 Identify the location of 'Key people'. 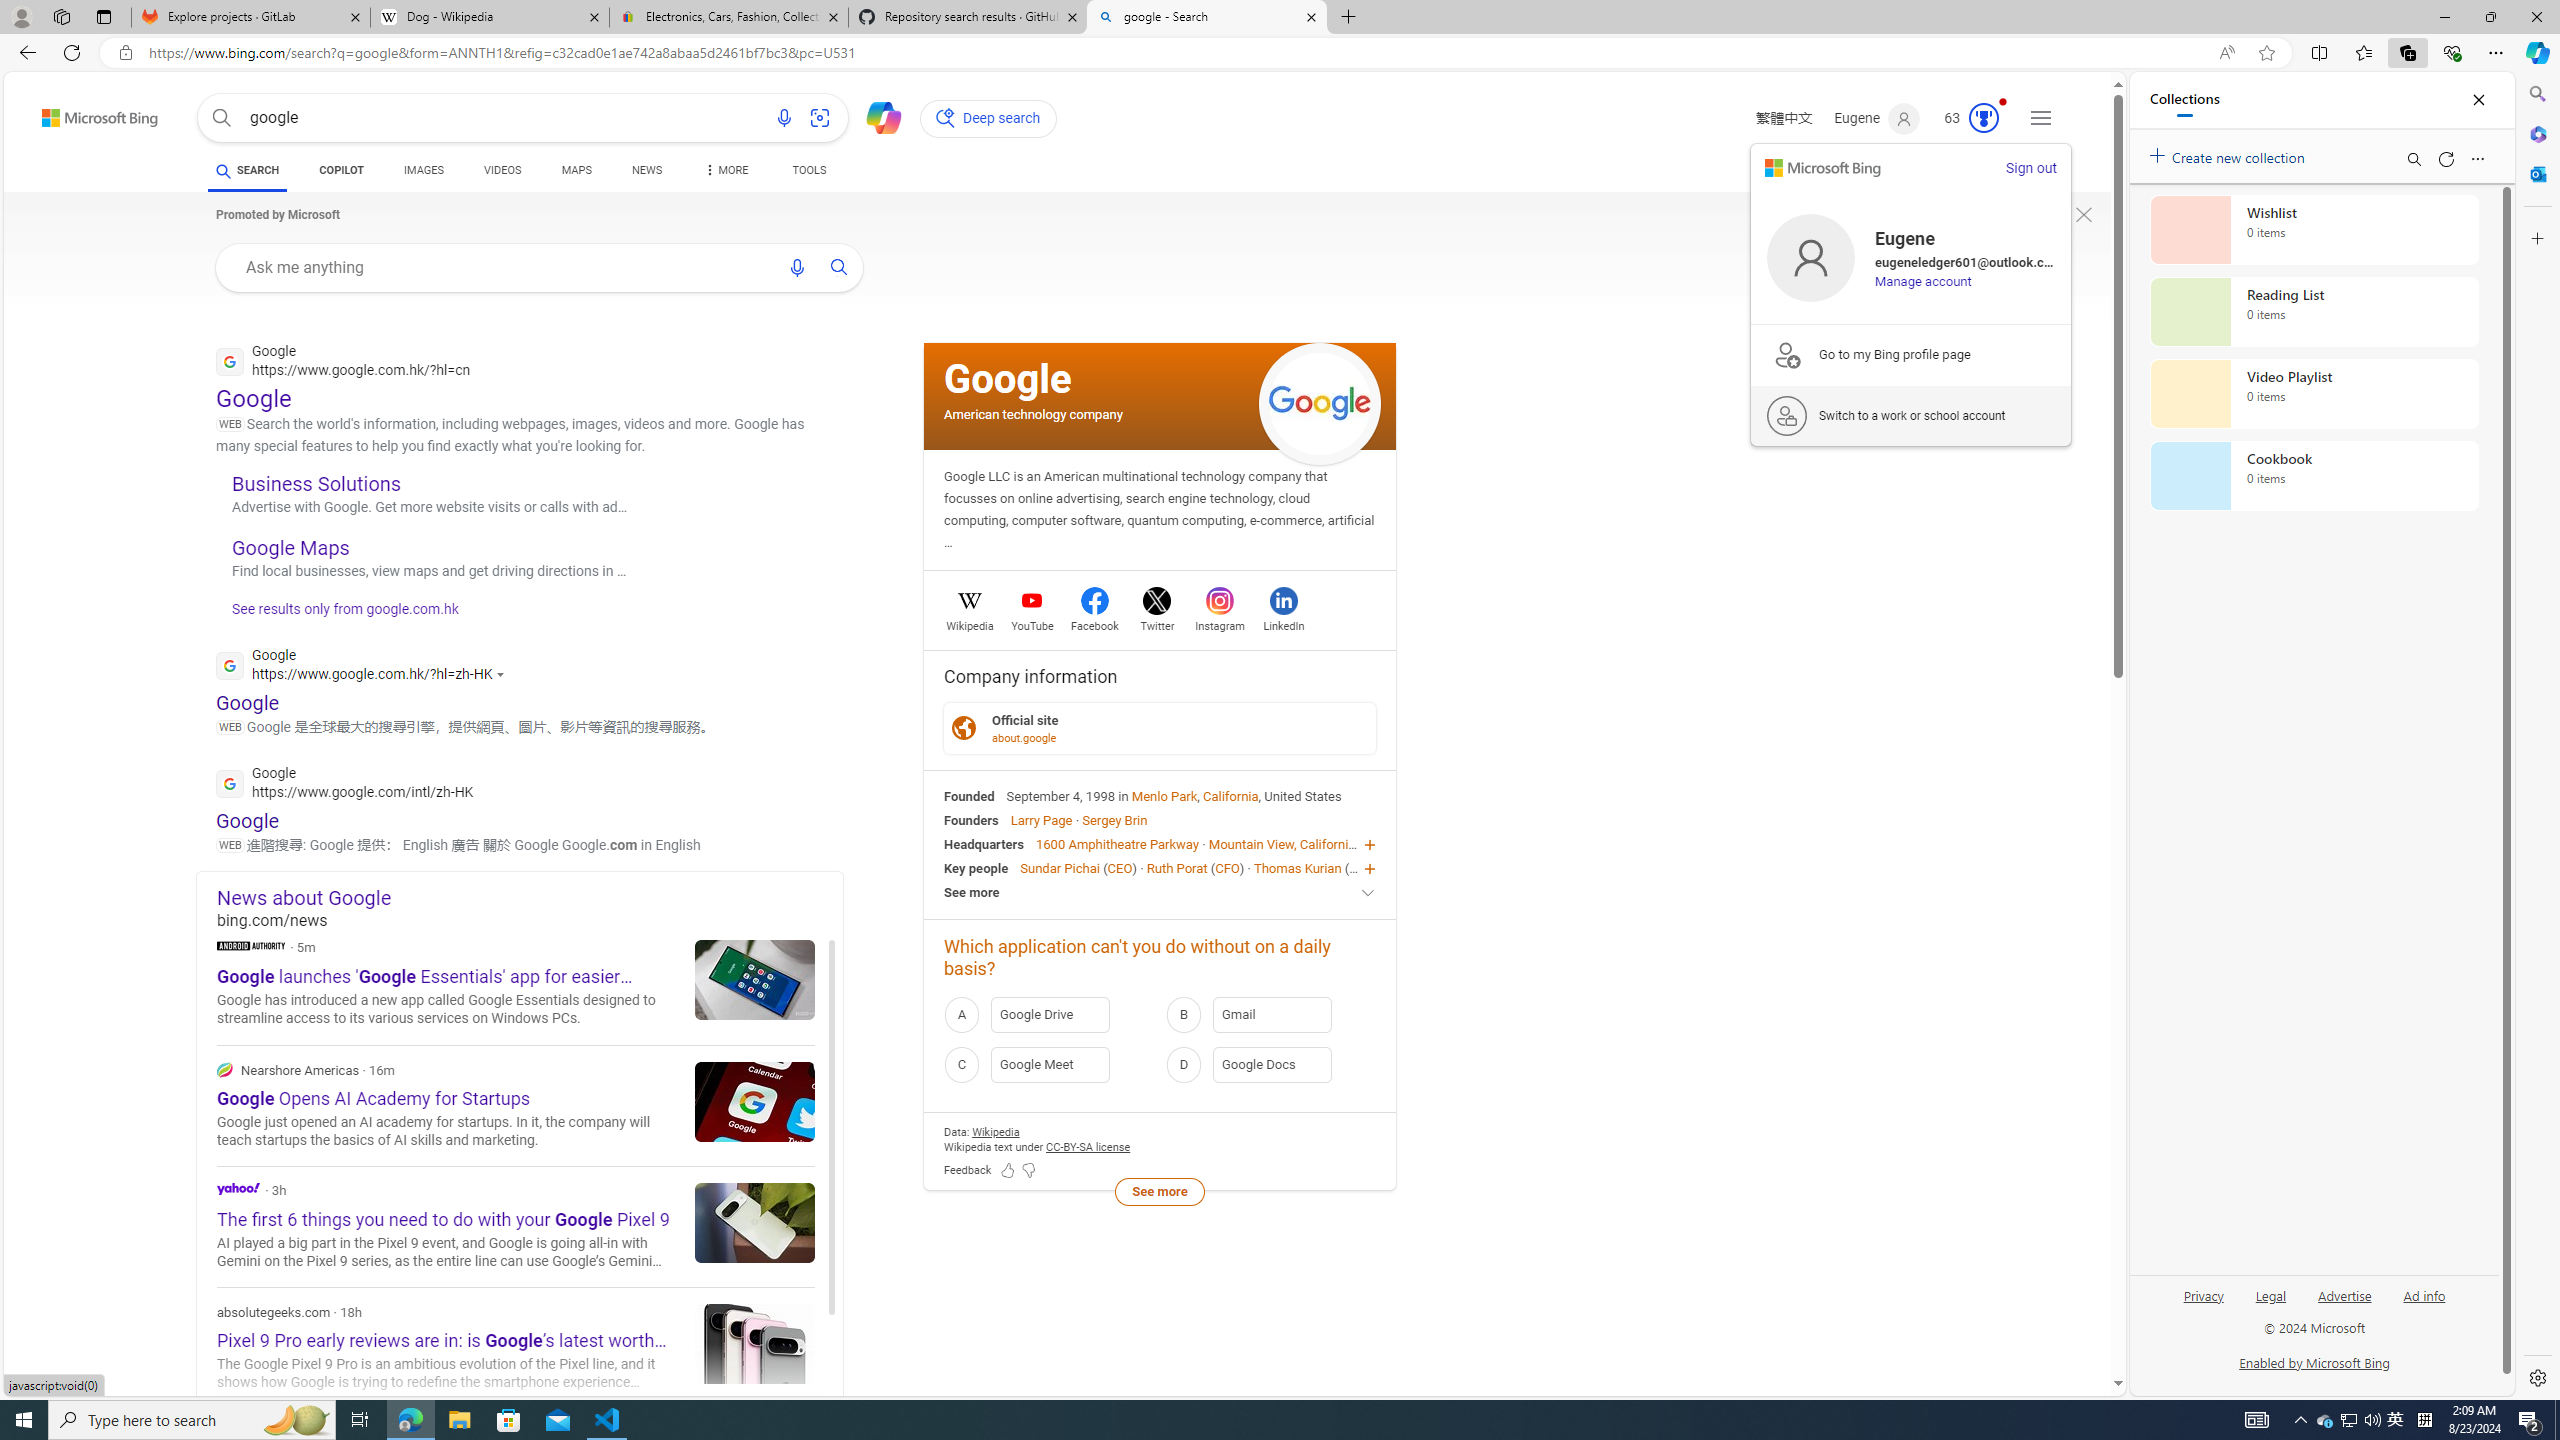
(975, 866).